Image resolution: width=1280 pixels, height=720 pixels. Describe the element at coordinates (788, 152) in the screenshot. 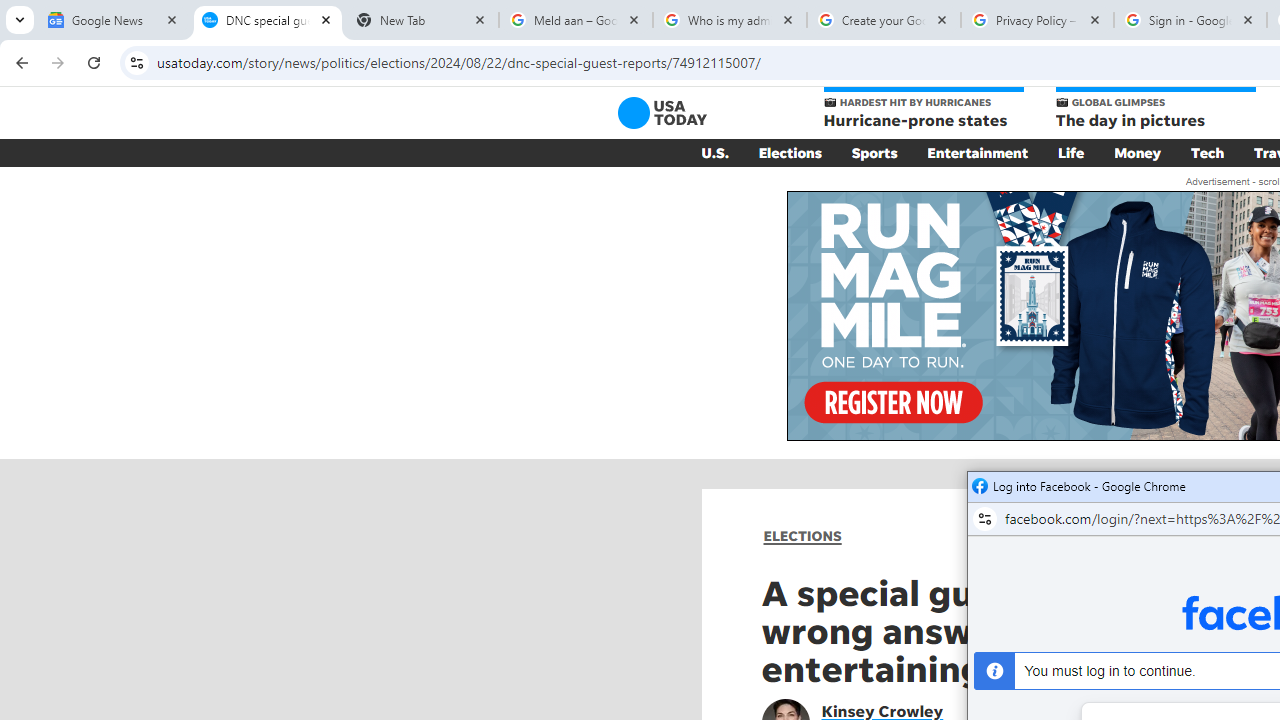

I see `'Elections'` at that location.